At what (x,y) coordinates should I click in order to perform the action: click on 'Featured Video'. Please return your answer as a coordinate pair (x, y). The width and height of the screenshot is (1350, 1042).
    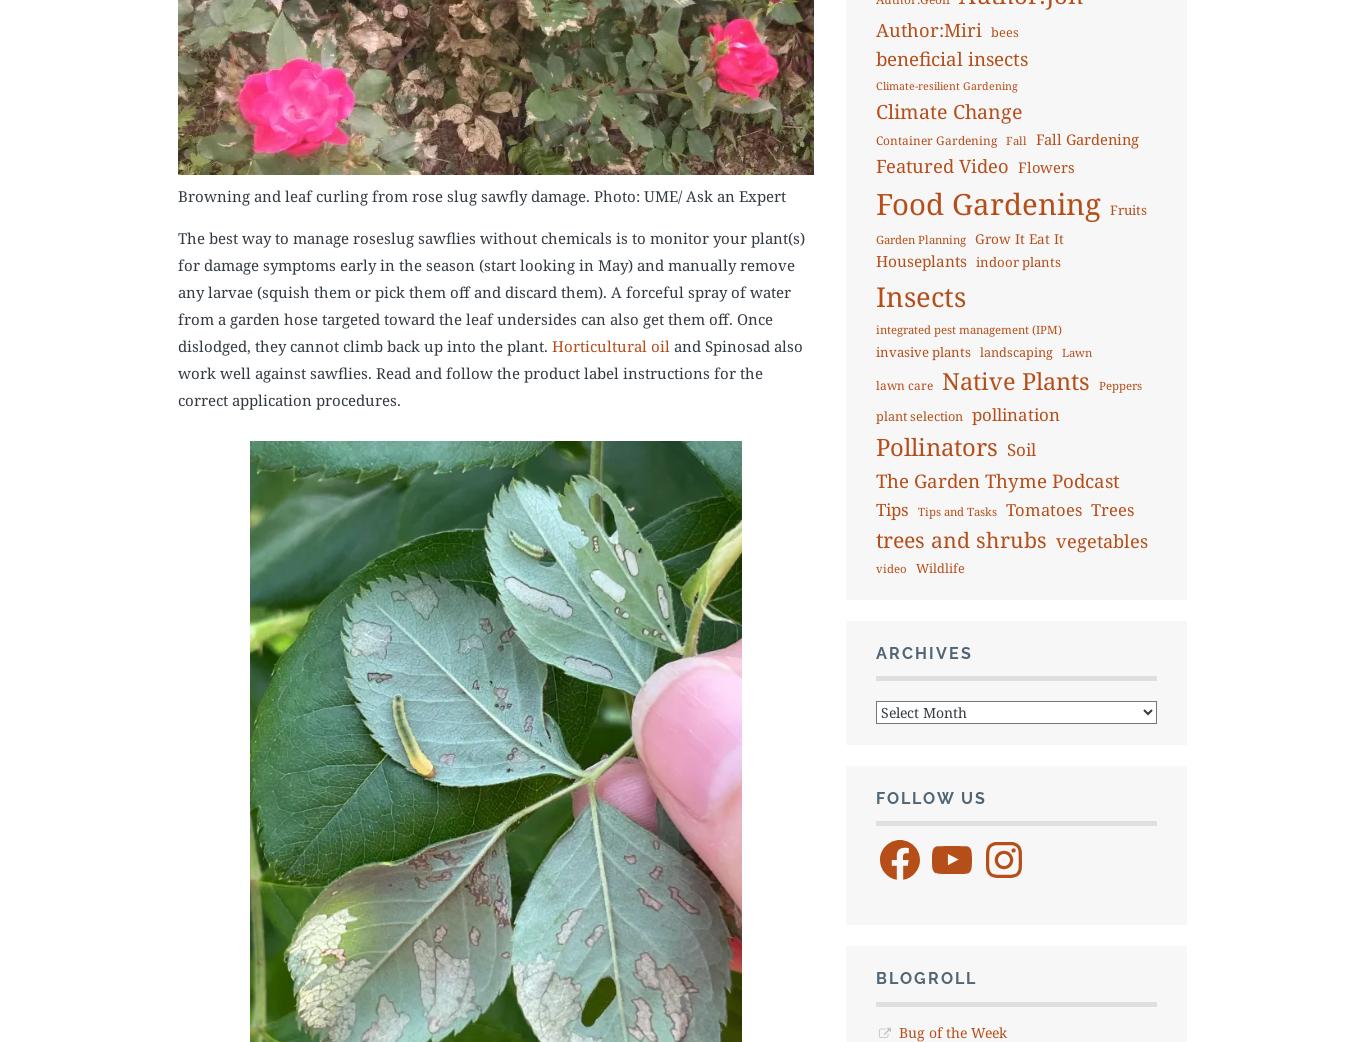
    Looking at the image, I should click on (940, 165).